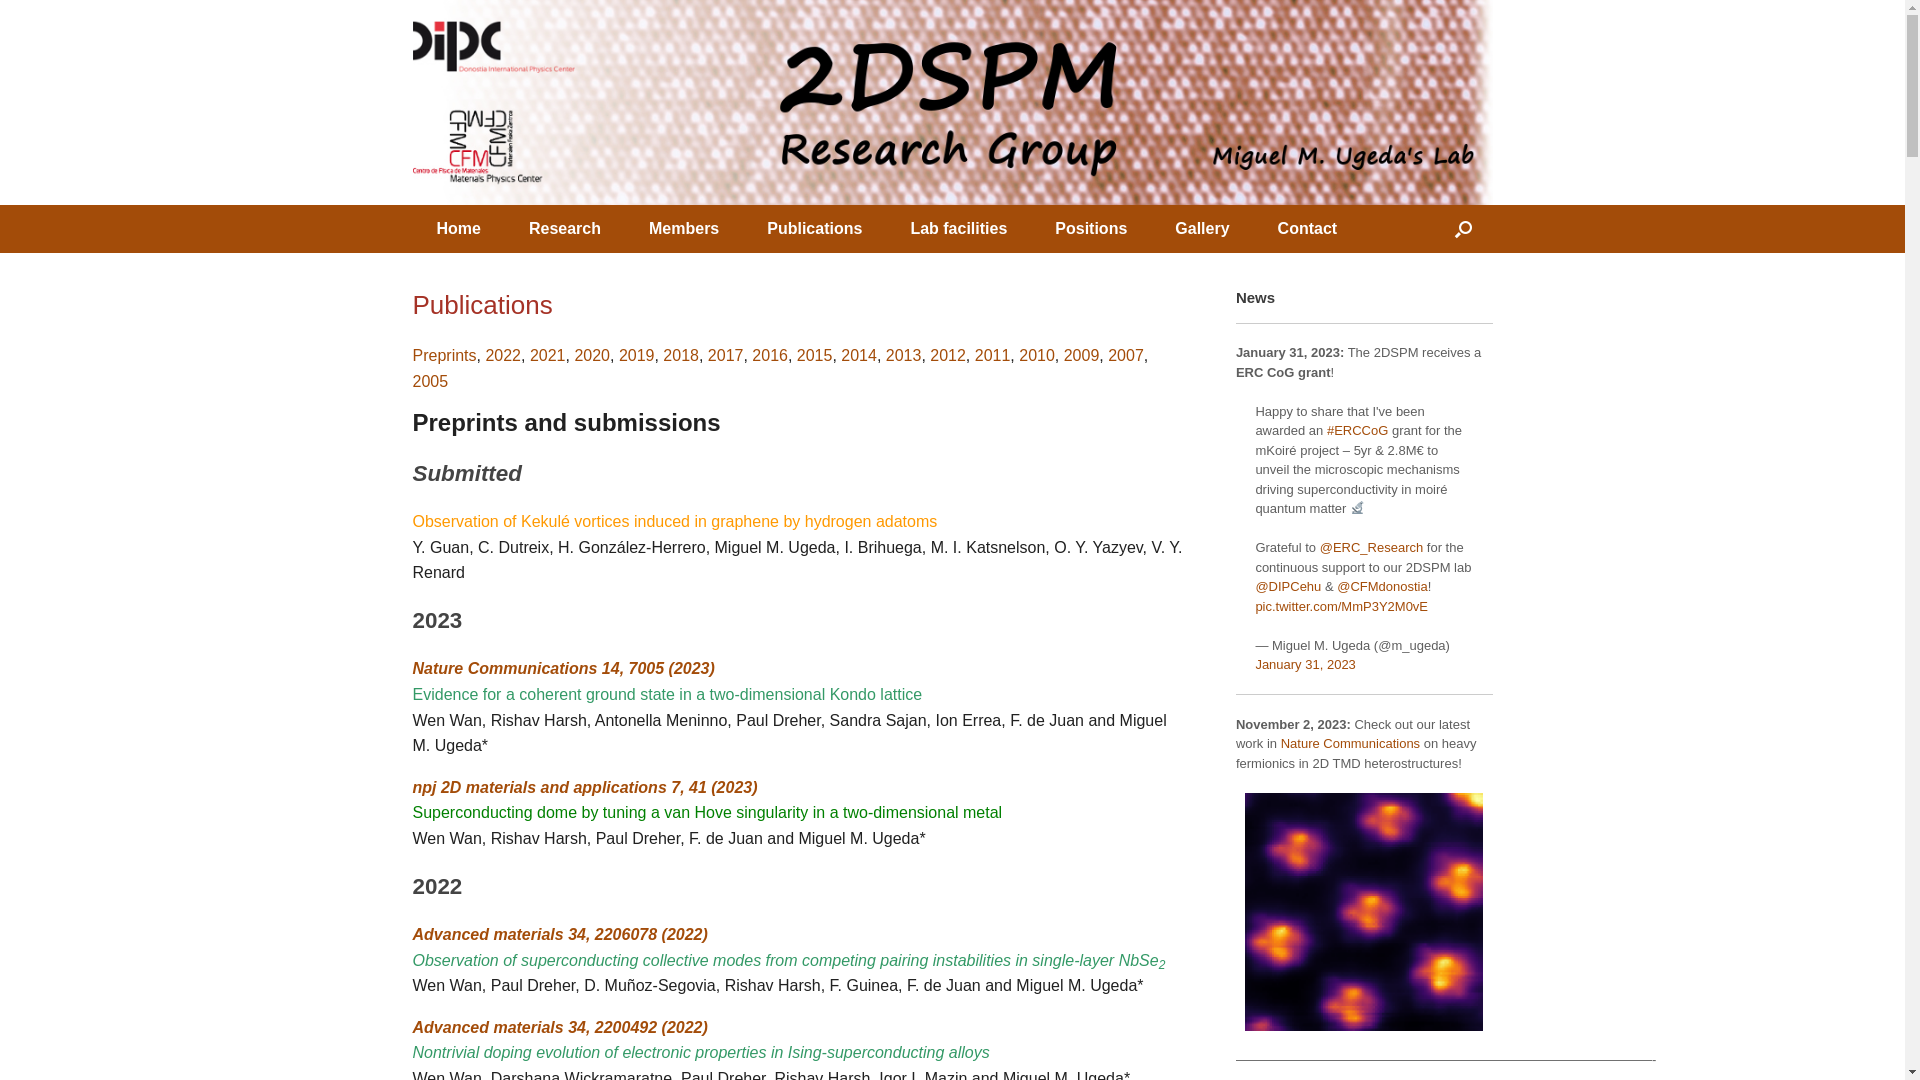  I want to click on '2015', so click(795, 354).